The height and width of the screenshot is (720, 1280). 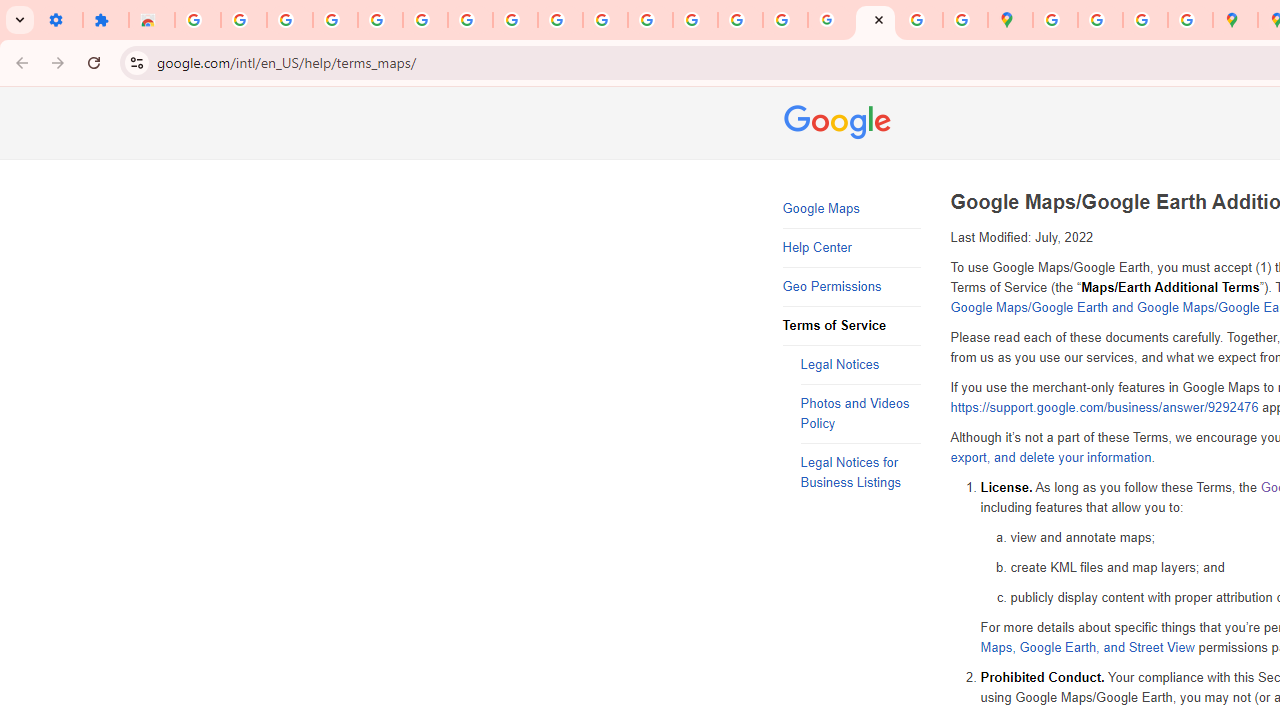 What do you see at coordinates (860, 413) in the screenshot?
I see `'Photos and Videos Policy'` at bounding box center [860, 413].